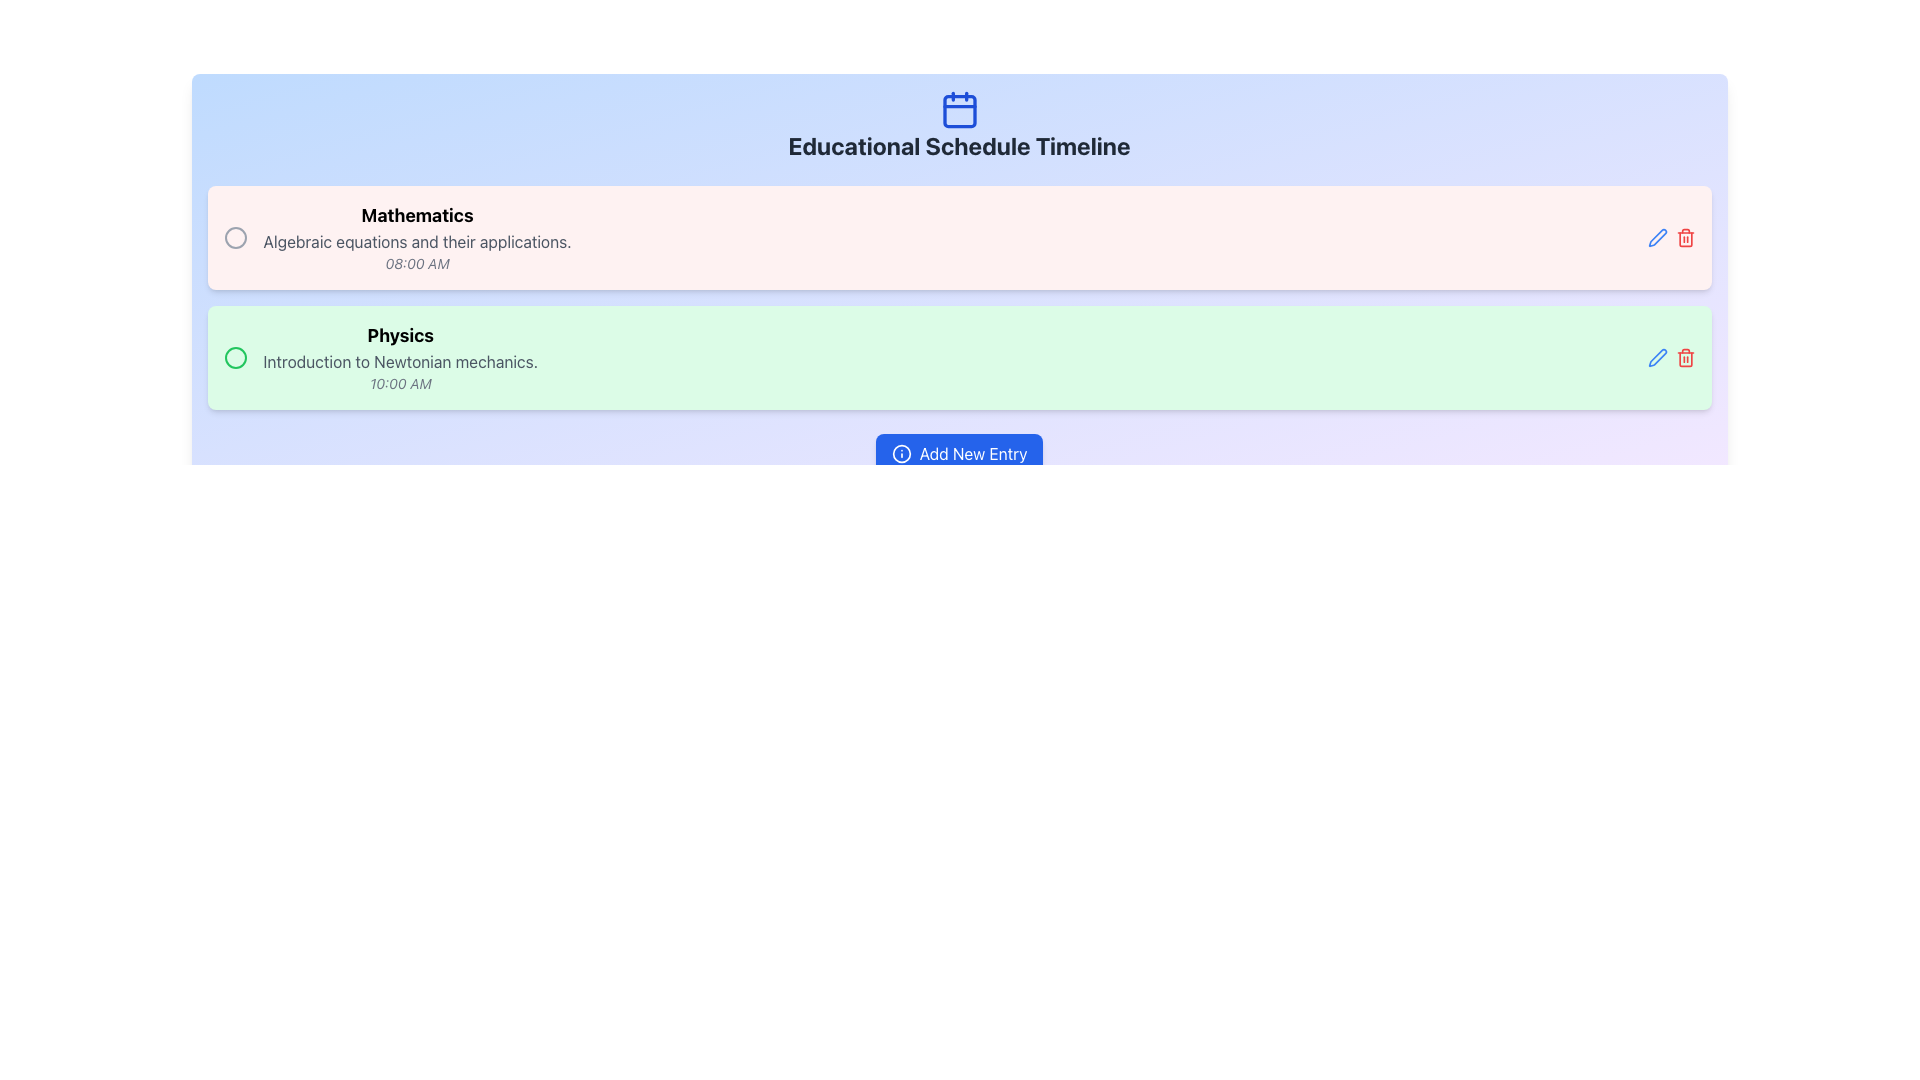 This screenshot has height=1080, width=1920. I want to click on the decorative green circular marker located on the left side of the 'Physics' entry in the schedule, so click(235, 357).